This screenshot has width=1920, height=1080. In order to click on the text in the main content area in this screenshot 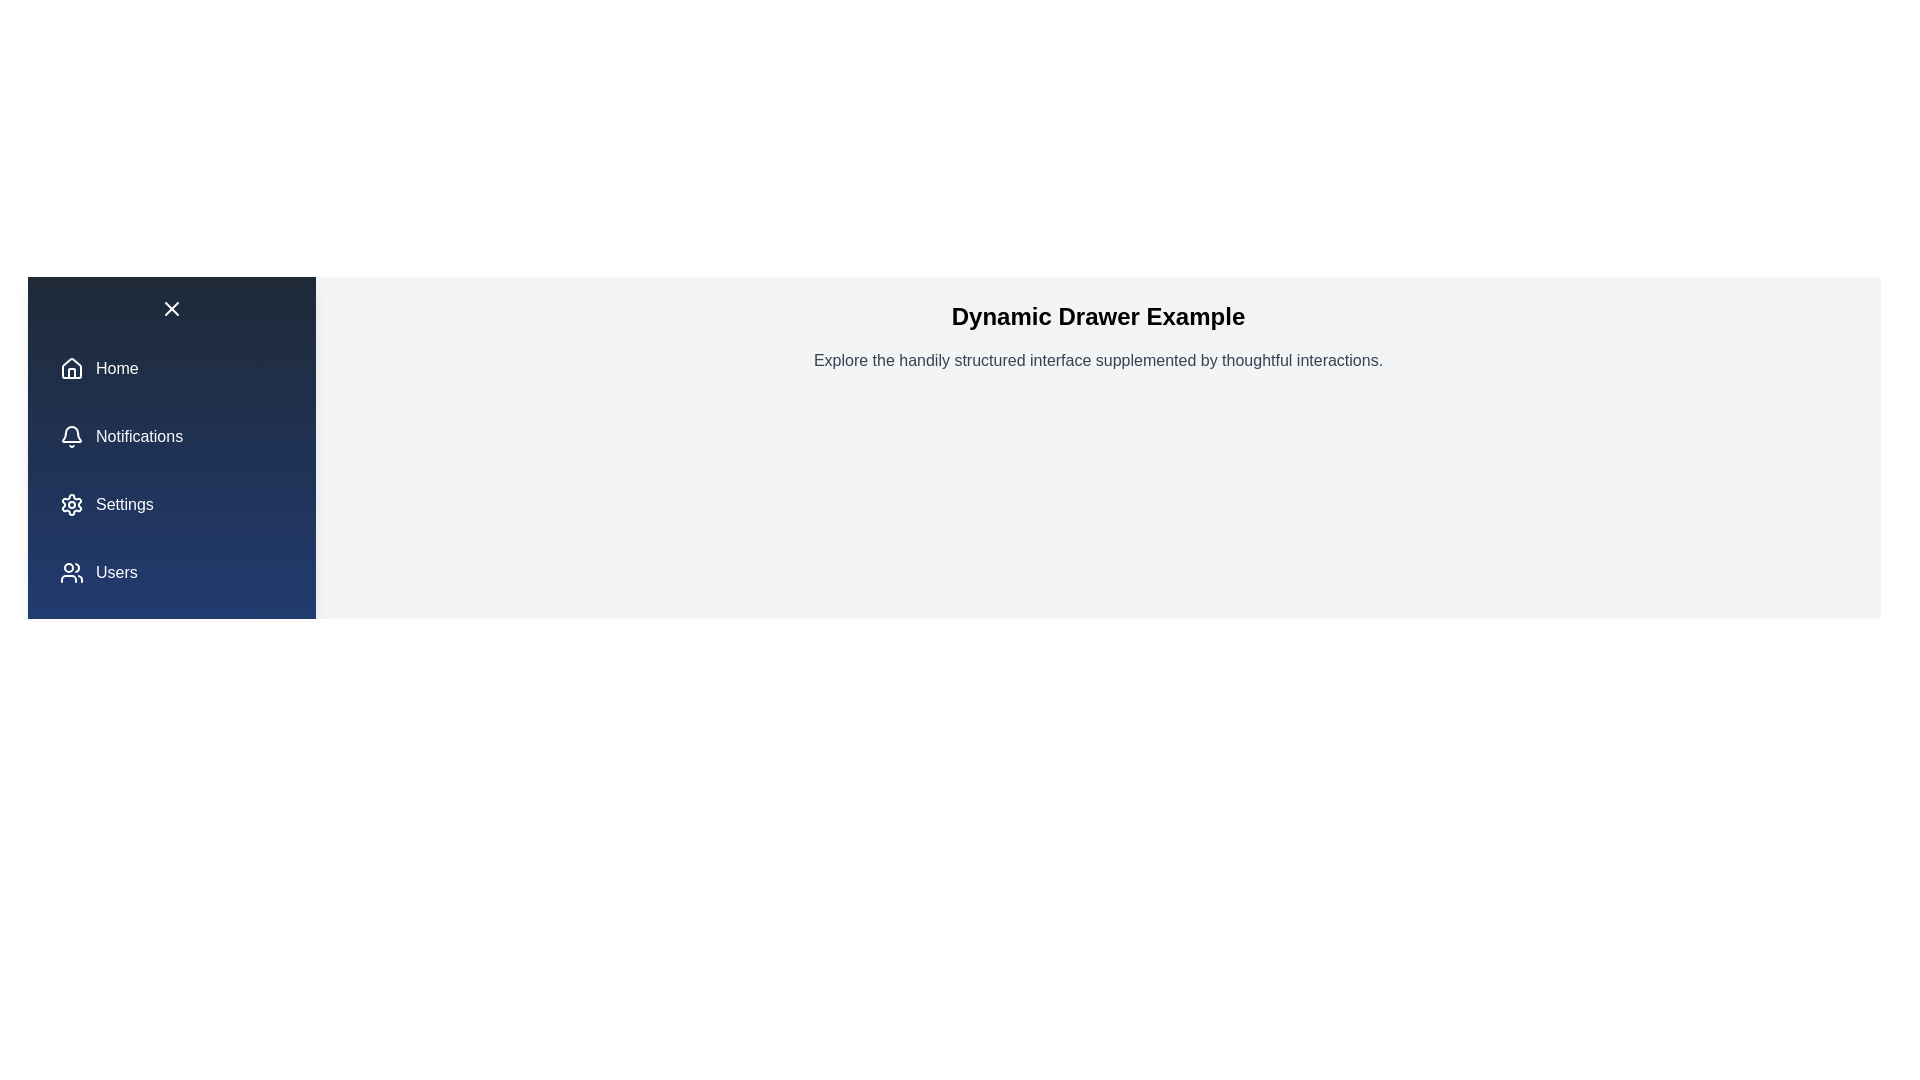, I will do `click(1097, 361)`.